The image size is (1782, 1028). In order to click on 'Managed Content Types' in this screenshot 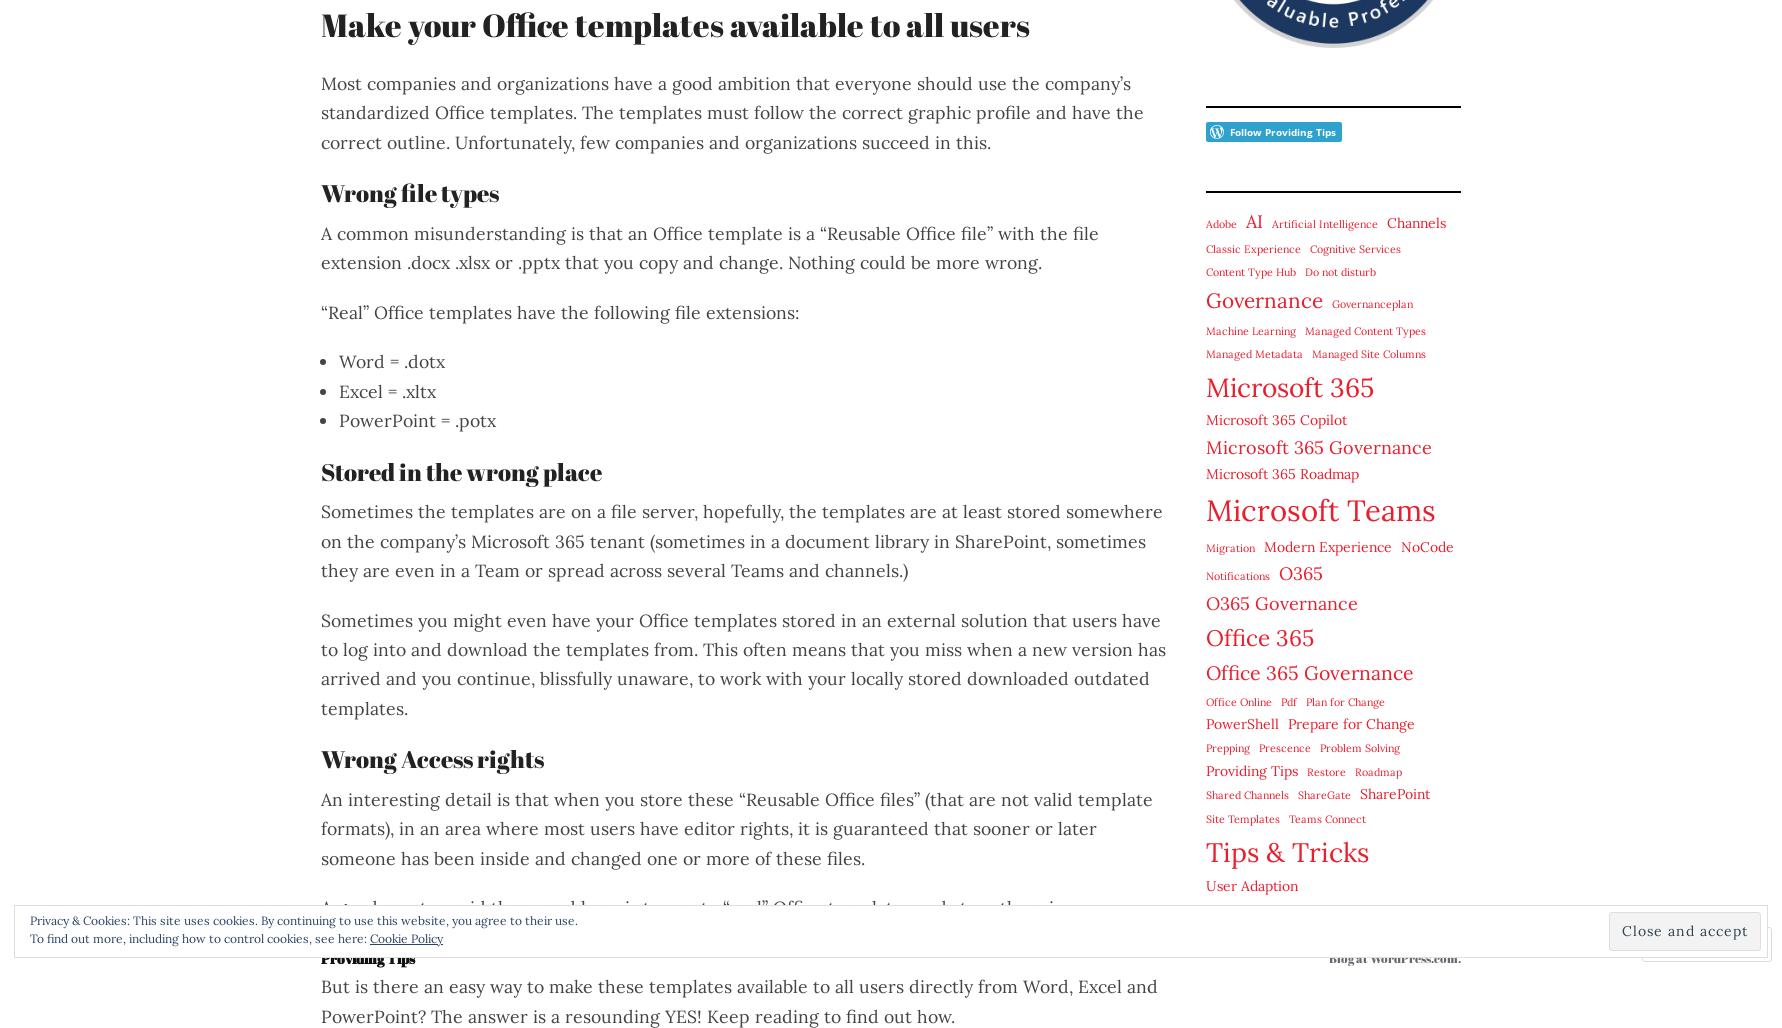, I will do `click(1364, 328)`.